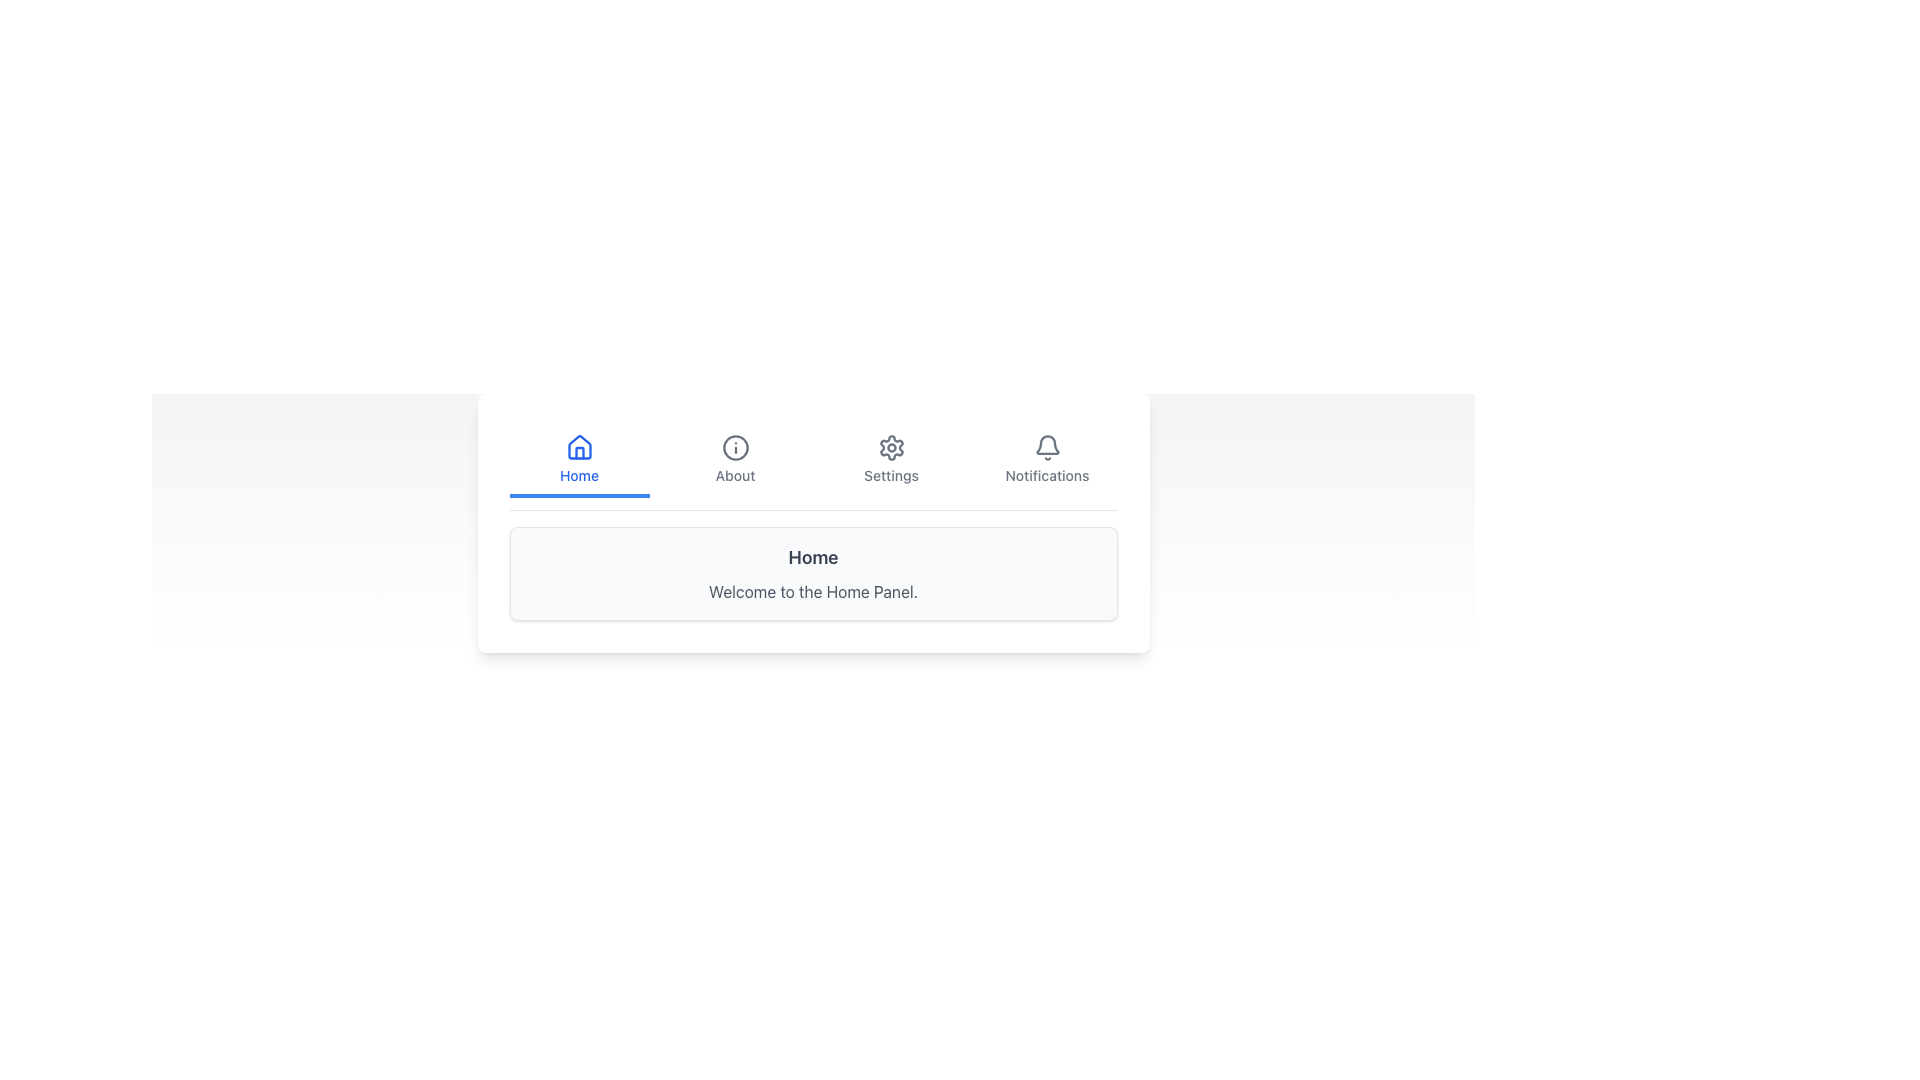 This screenshot has height=1080, width=1920. Describe the element at coordinates (1046, 446) in the screenshot. I see `the bell icon in the Notifications menu option` at that location.